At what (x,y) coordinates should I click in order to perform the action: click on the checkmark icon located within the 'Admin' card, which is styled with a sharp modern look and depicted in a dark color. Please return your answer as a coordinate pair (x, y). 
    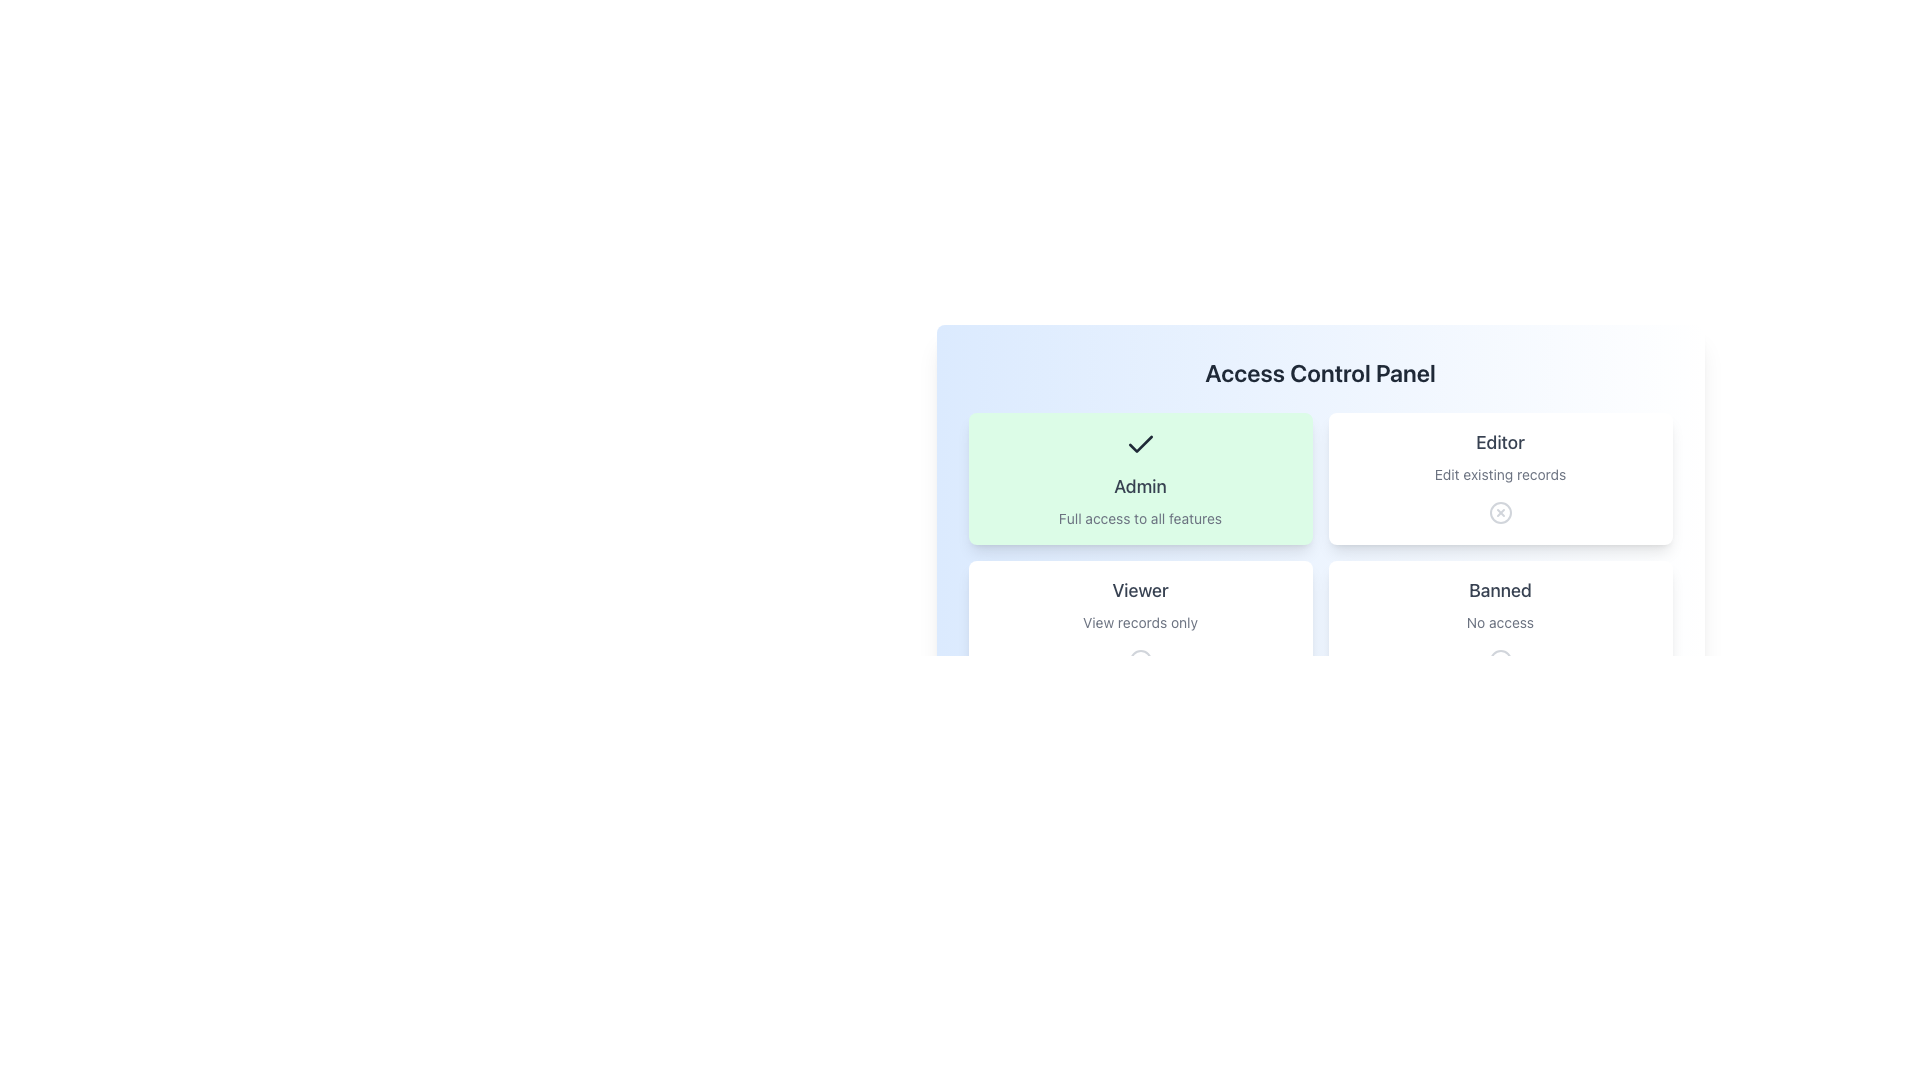
    Looking at the image, I should click on (1140, 443).